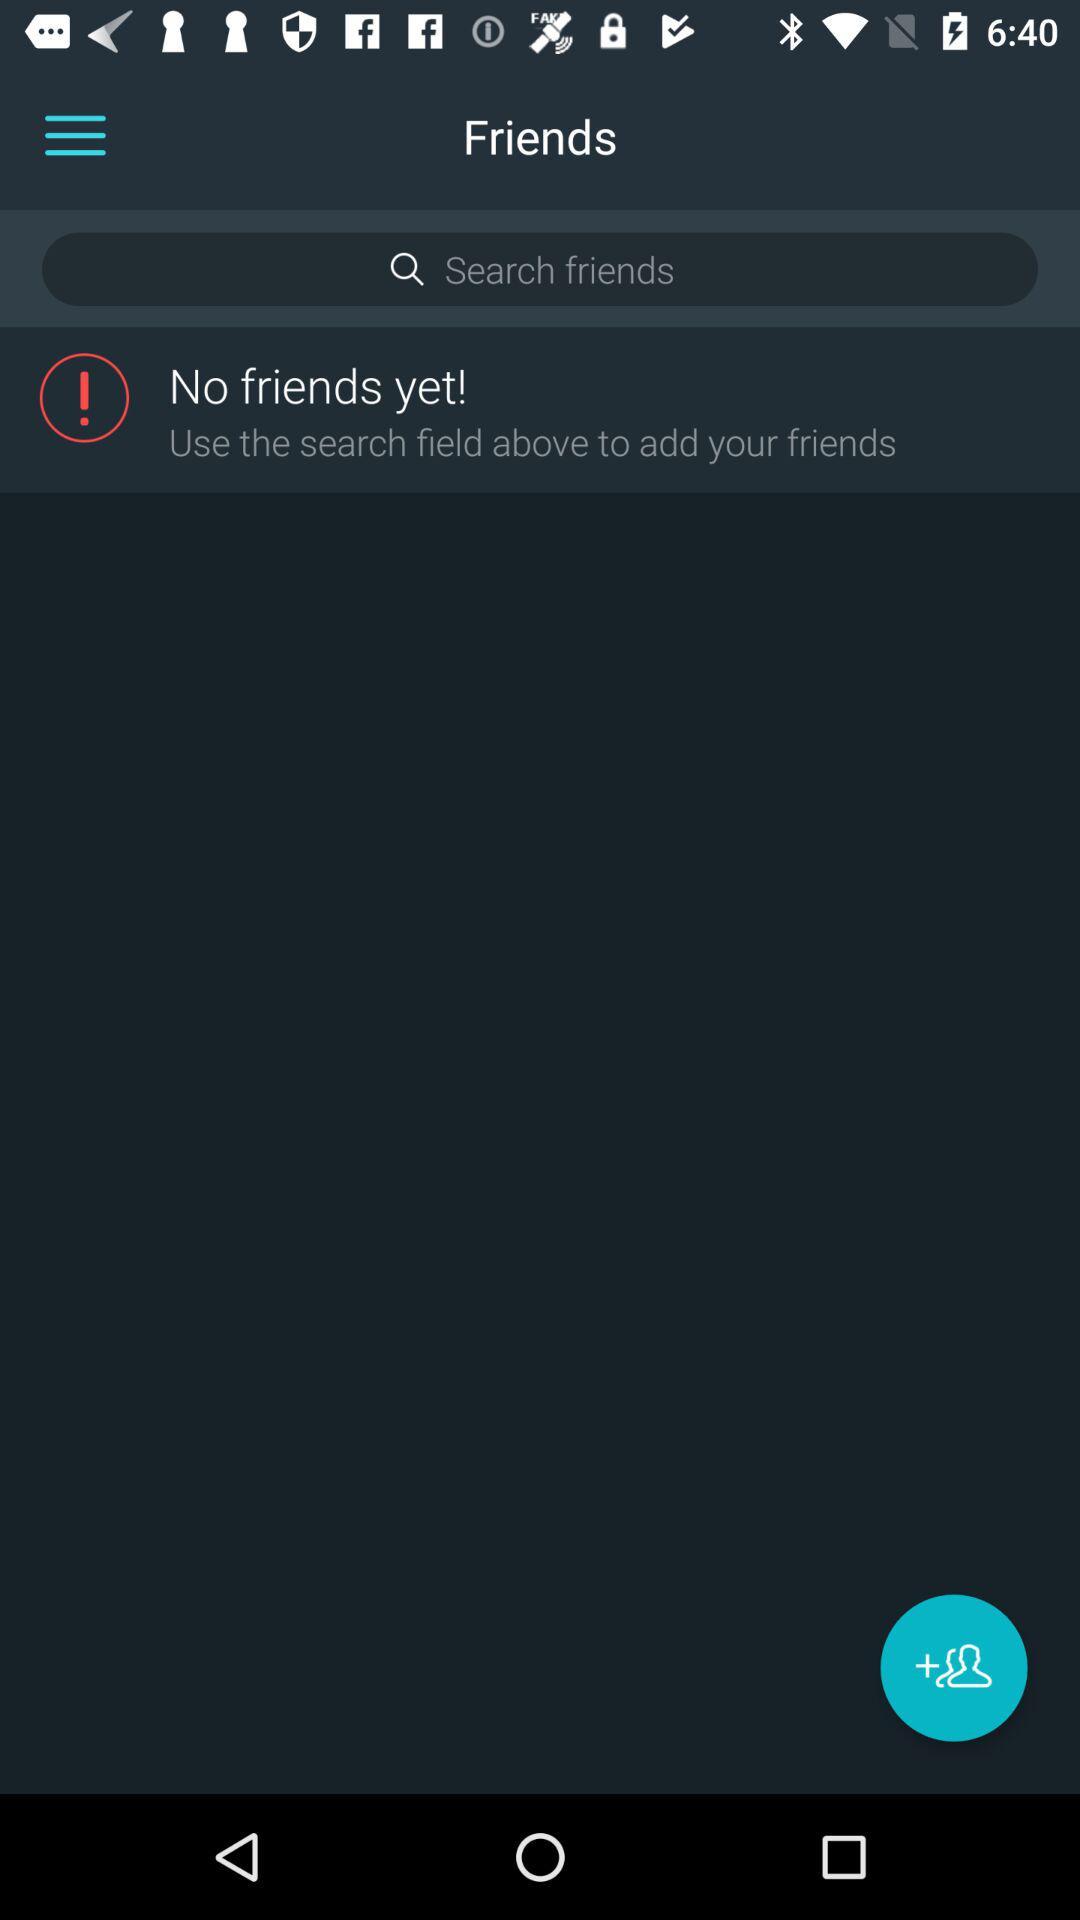 The image size is (1080, 1920). I want to click on search friends field, so click(538, 268).